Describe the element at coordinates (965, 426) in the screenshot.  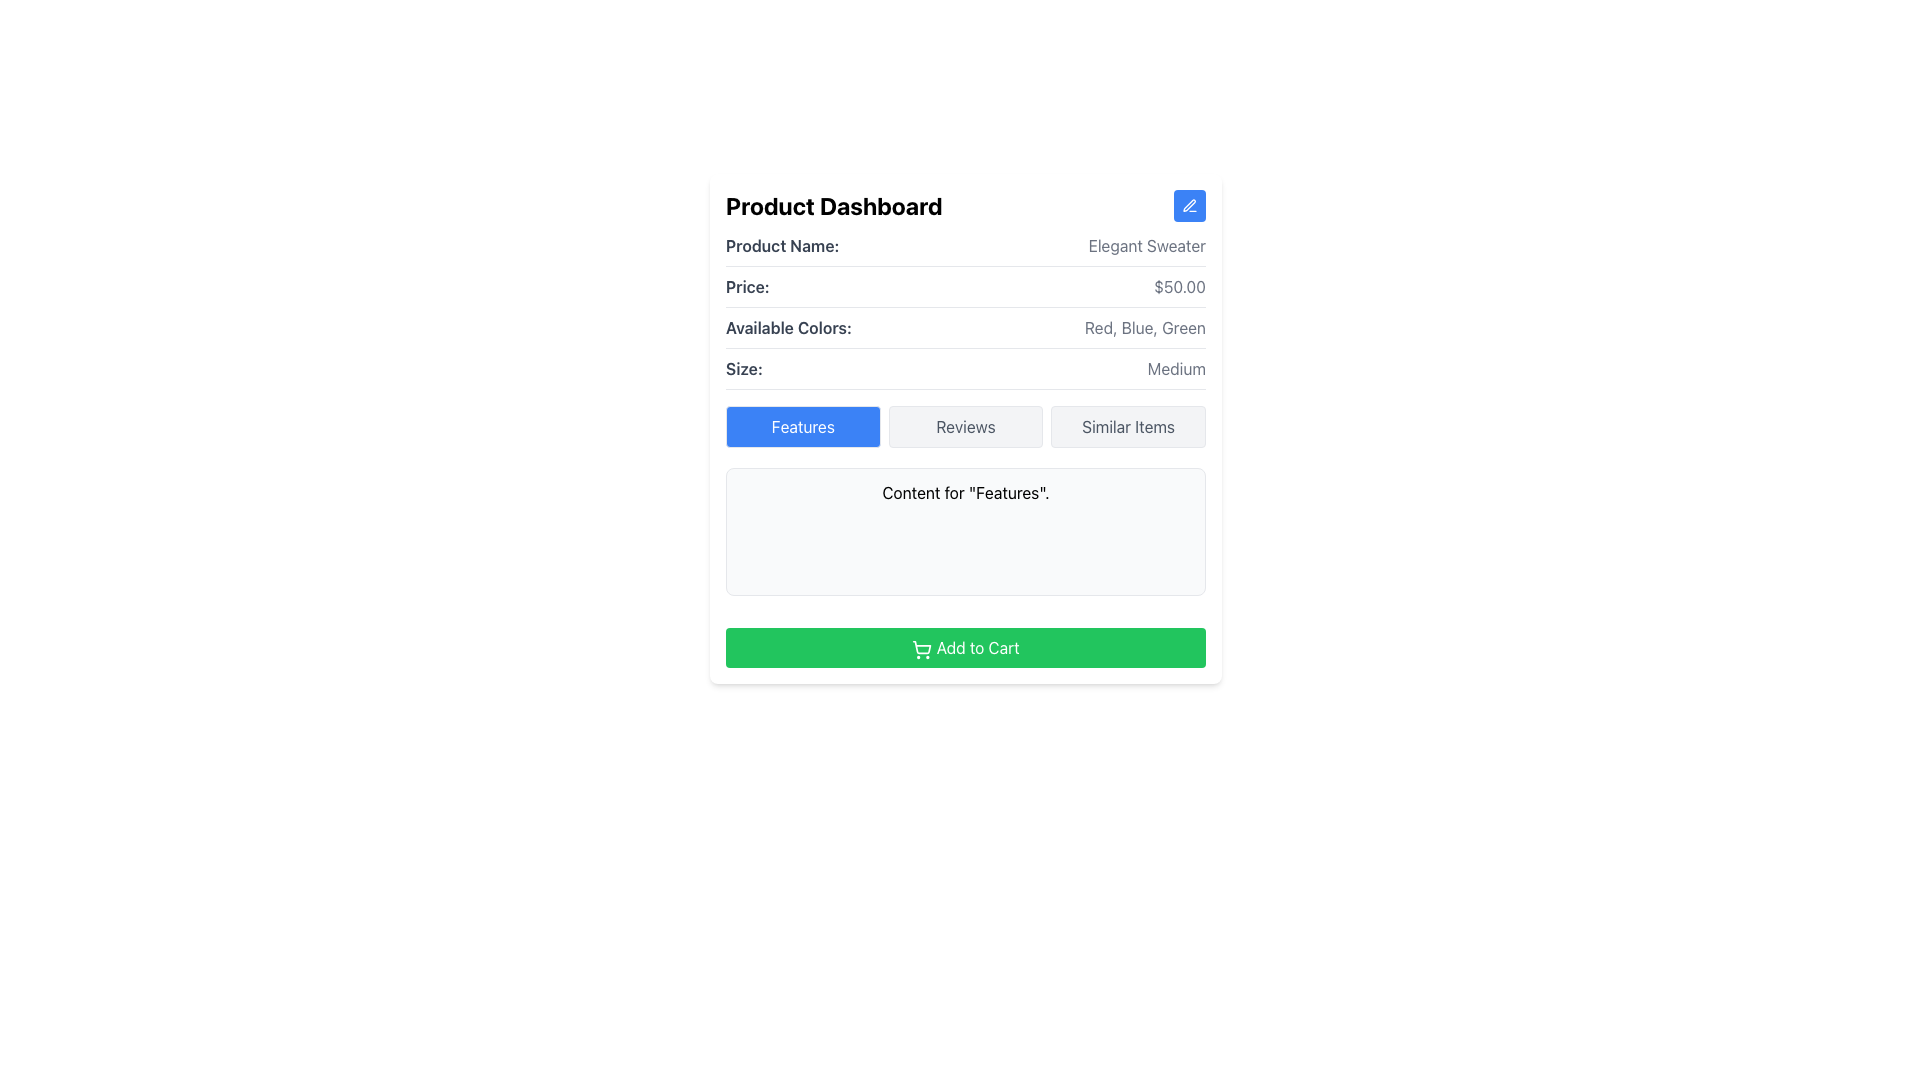
I see `the 'Reviews' button, which is a rectangular button with a light gray background and dark gray text` at that location.